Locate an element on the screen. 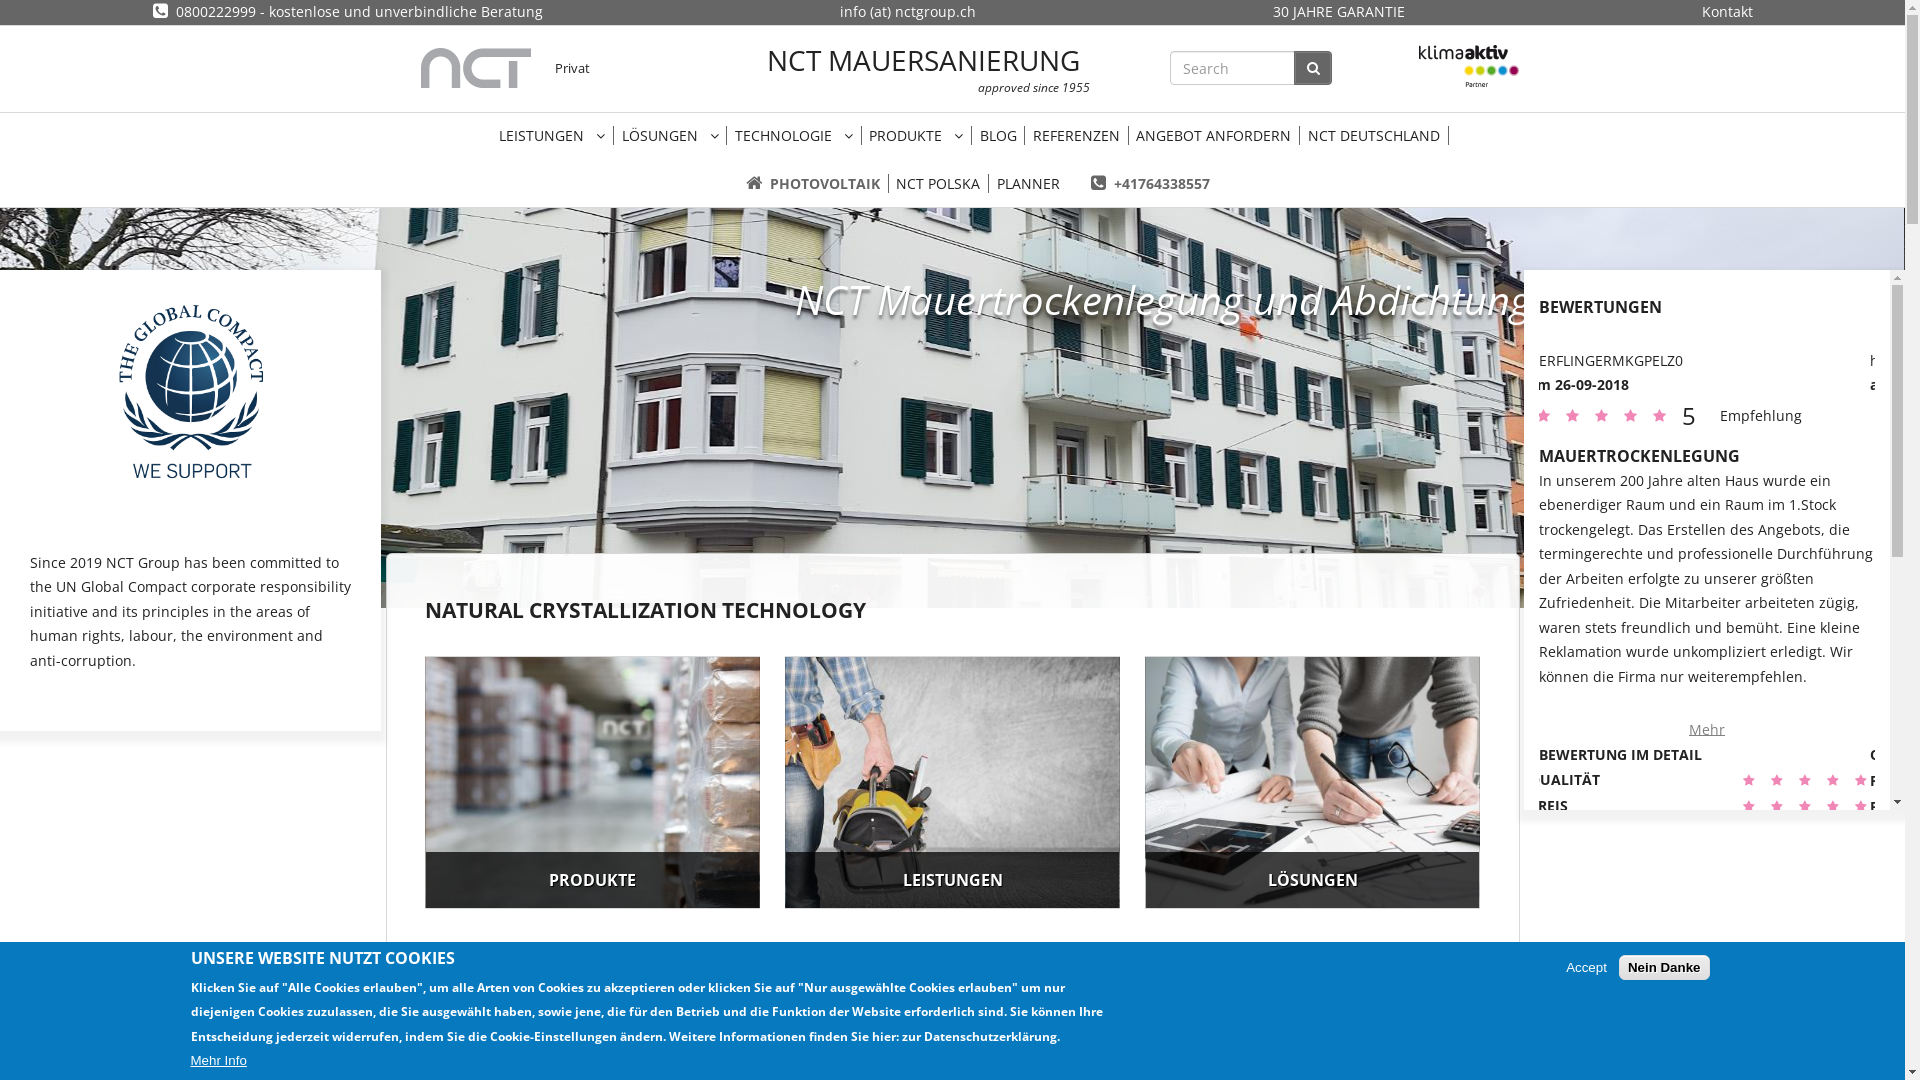 This screenshot has height=1080, width=1920. 'BLOG' is located at coordinates (971, 135).